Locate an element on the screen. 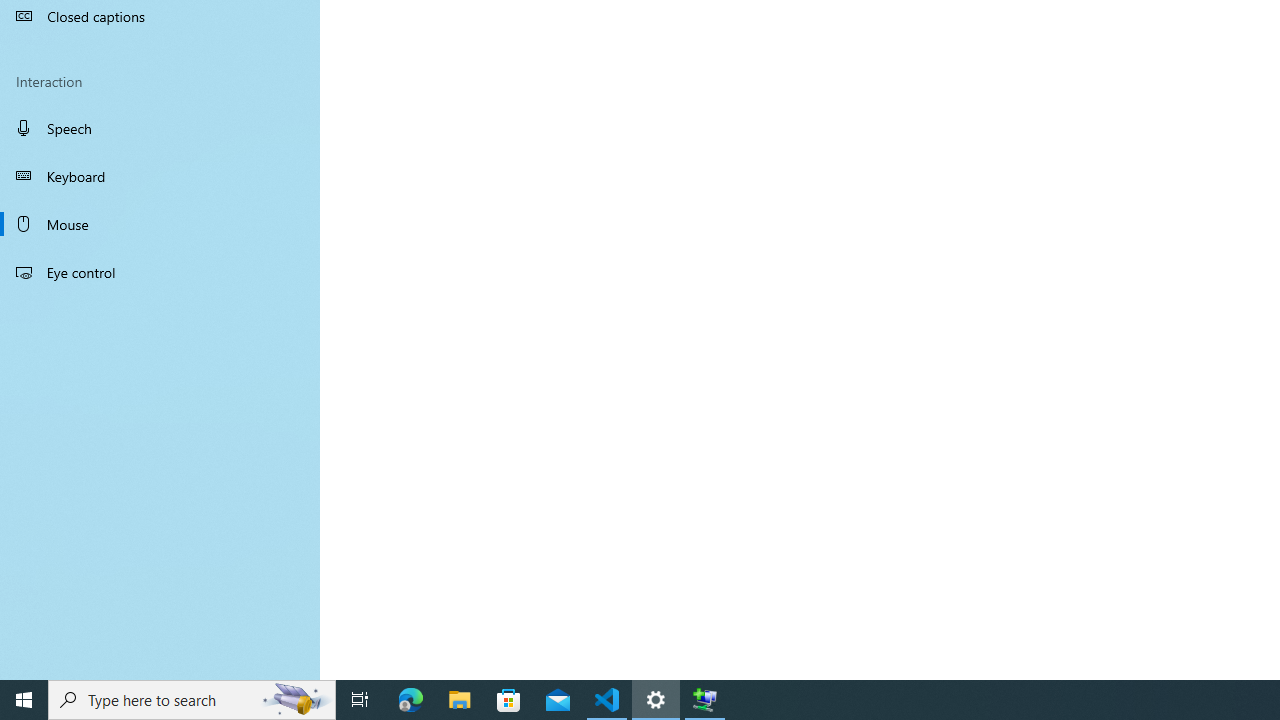 The width and height of the screenshot is (1280, 720). 'Settings - 1 running window' is located at coordinates (656, 698).